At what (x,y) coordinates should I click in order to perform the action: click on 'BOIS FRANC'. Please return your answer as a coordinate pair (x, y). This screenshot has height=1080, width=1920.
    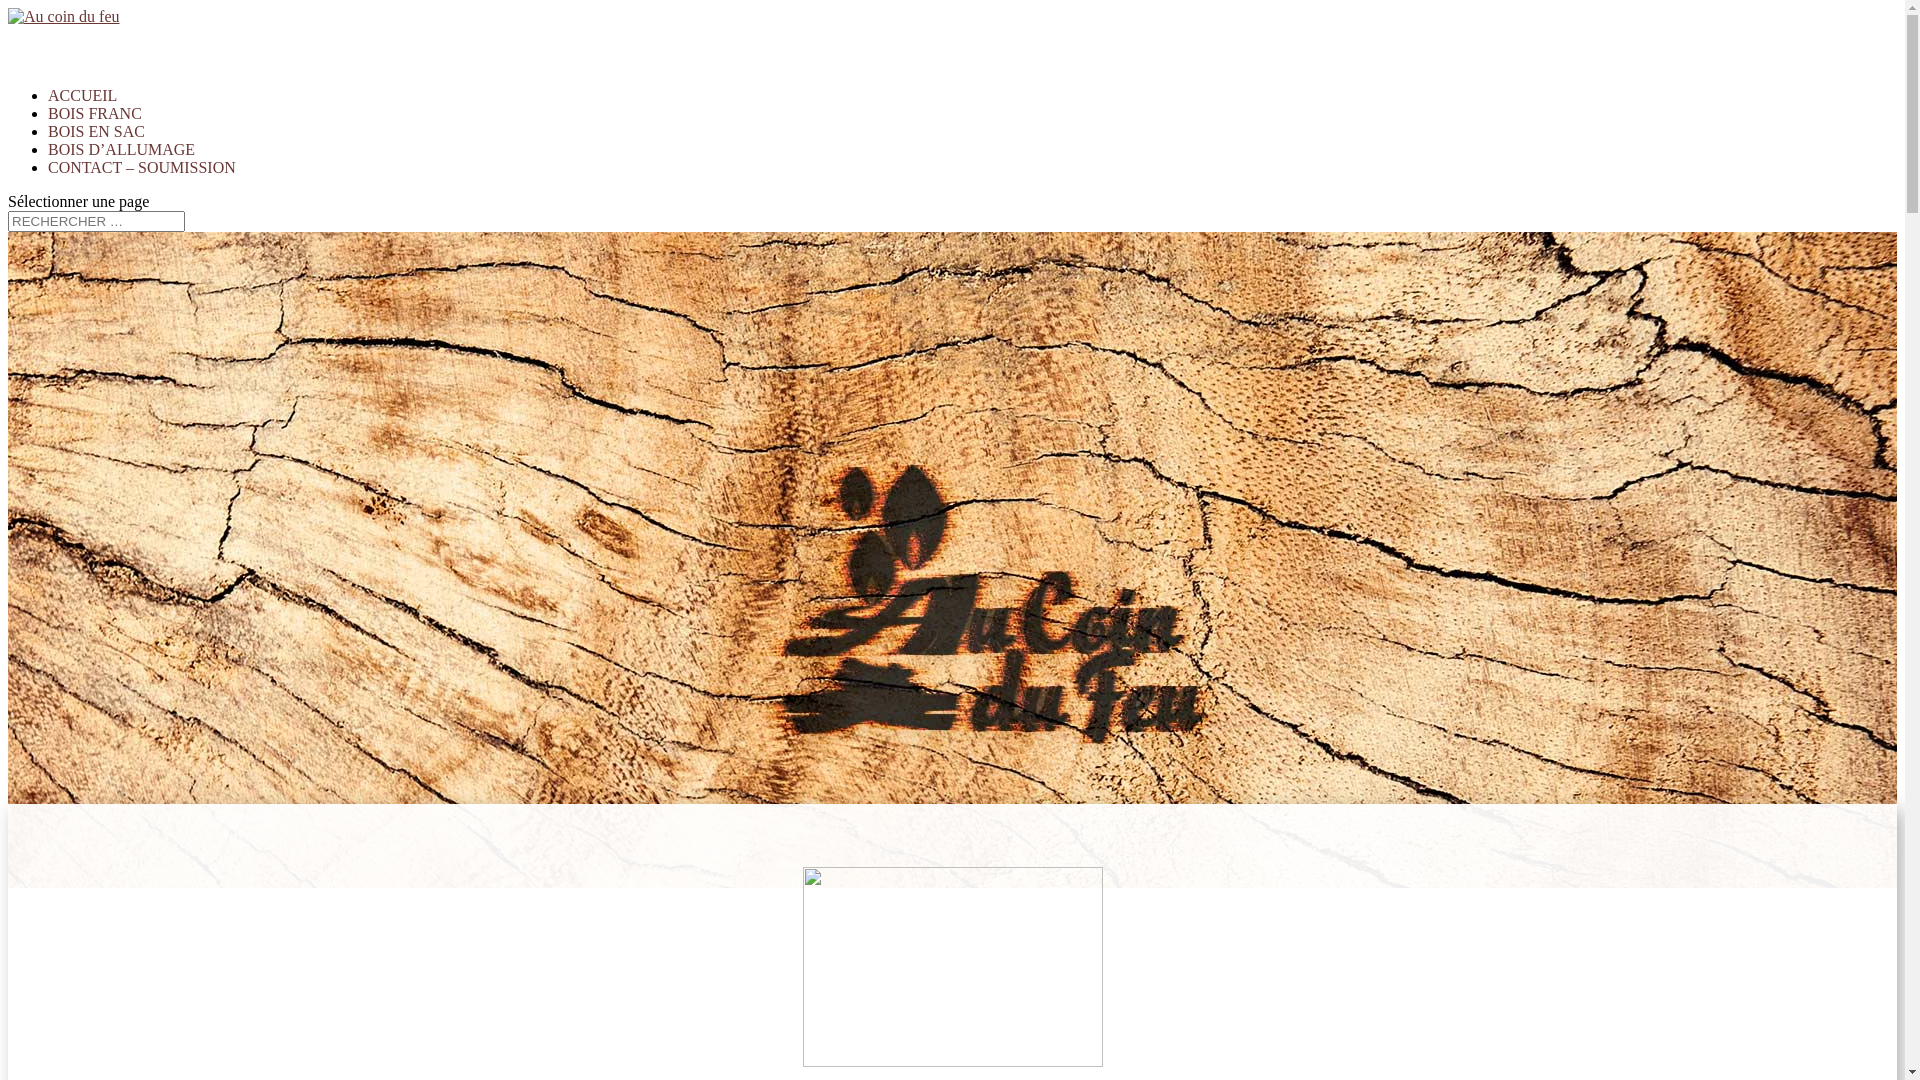
    Looking at the image, I should click on (48, 135).